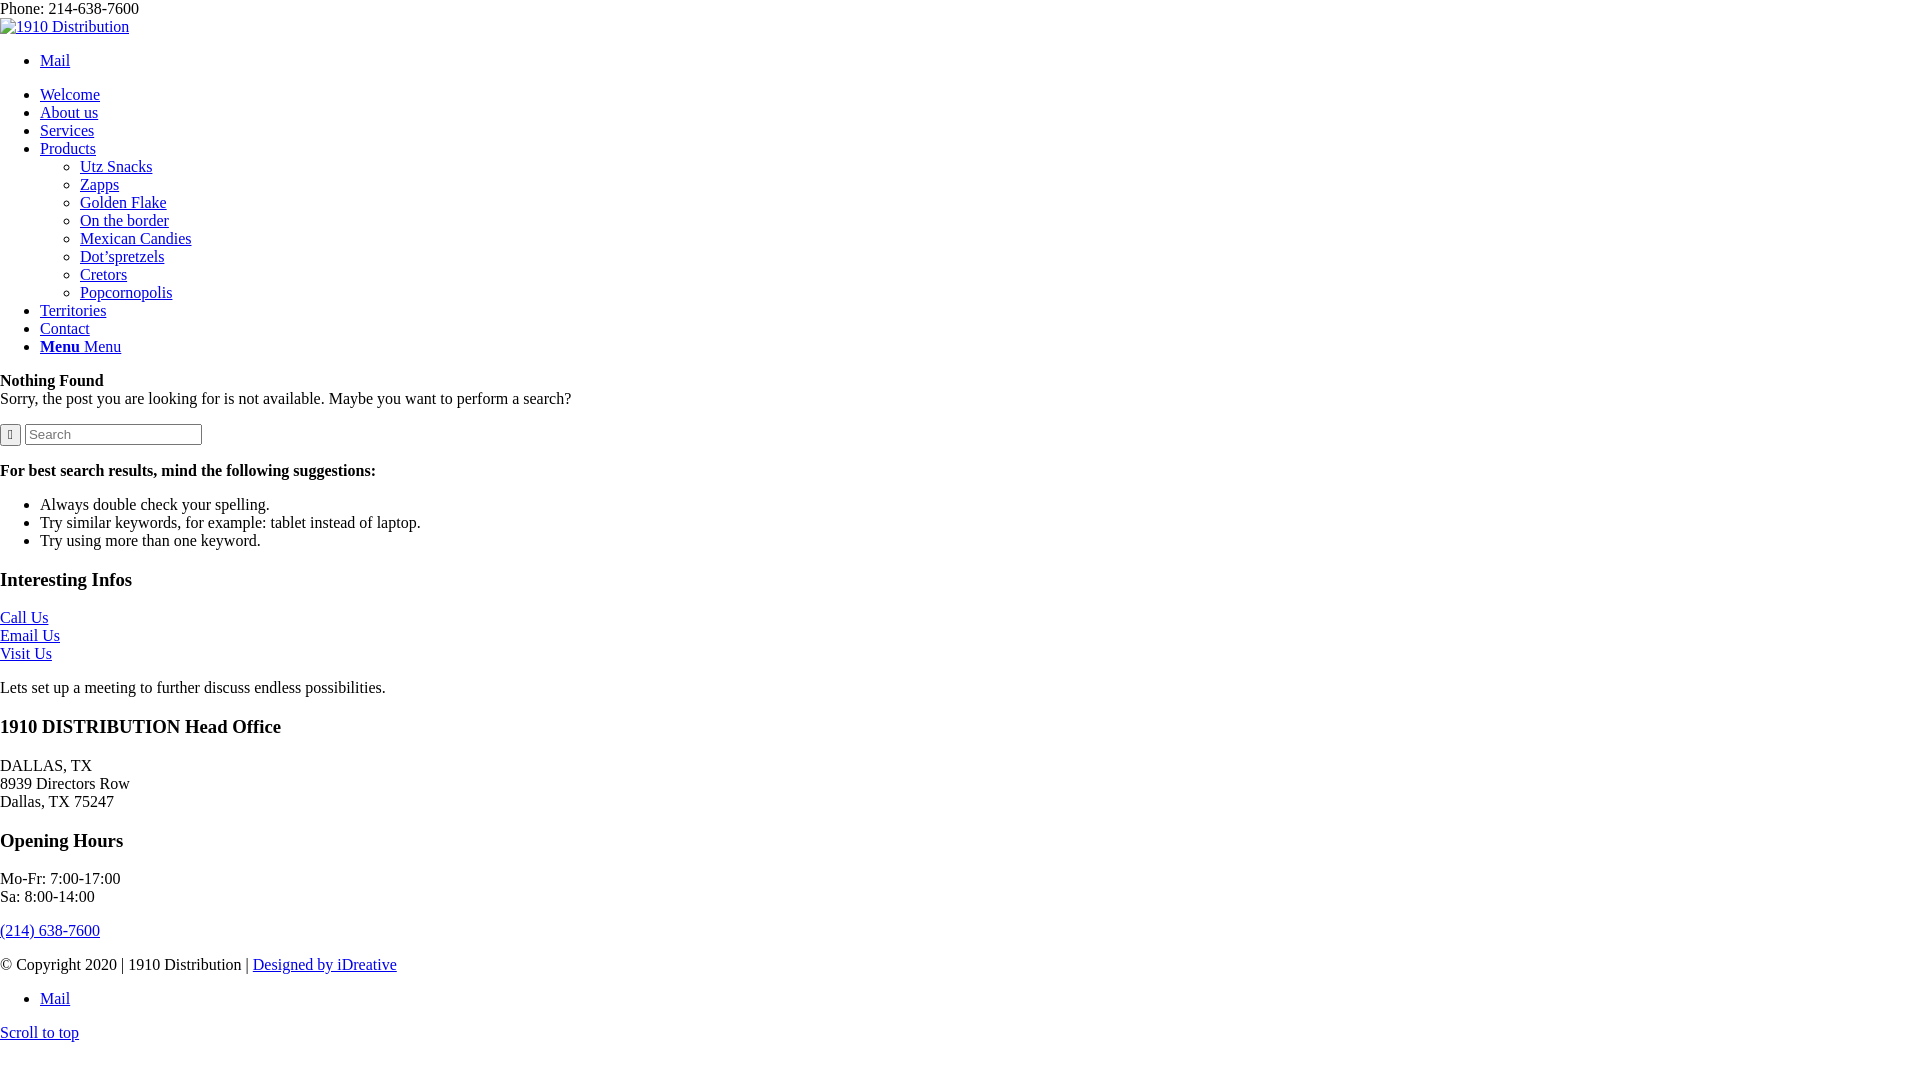 This screenshot has height=1080, width=1920. What do you see at coordinates (39, 1032) in the screenshot?
I see `'Scroll to top'` at bounding box center [39, 1032].